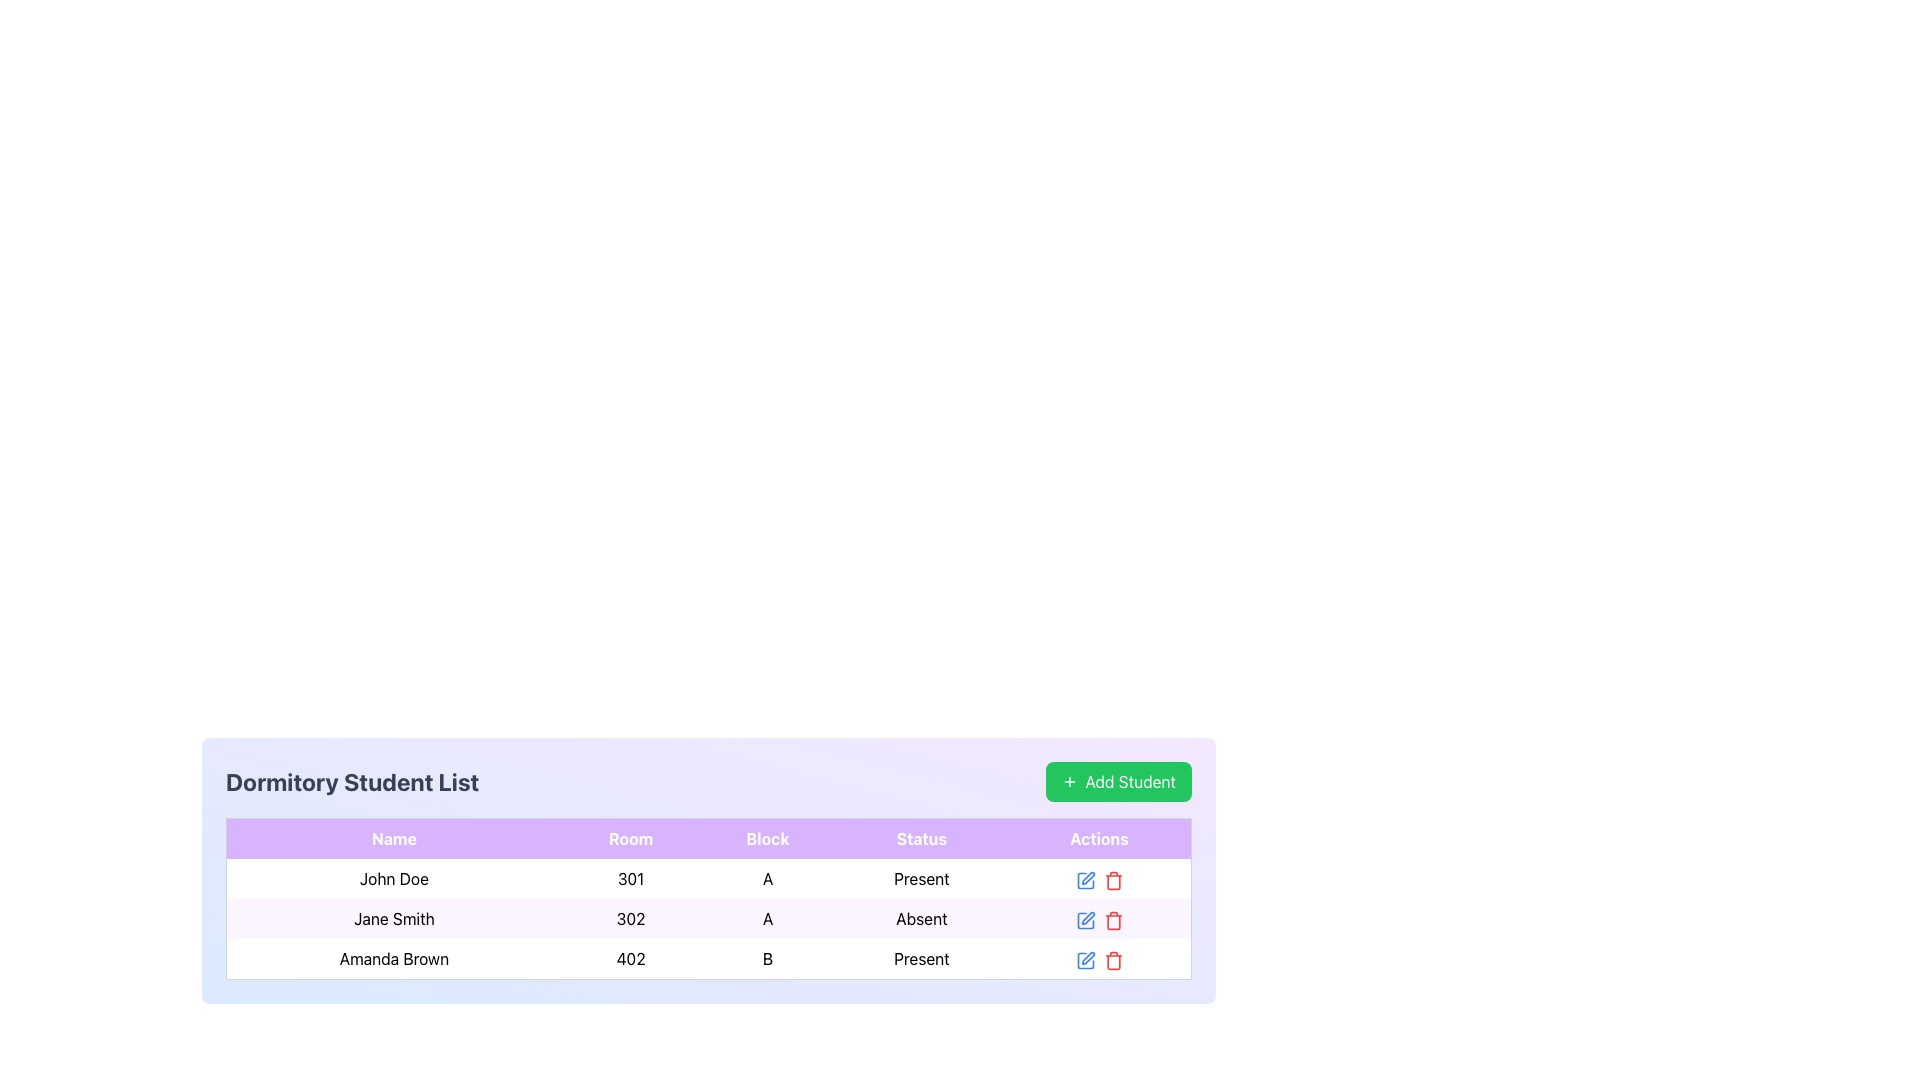  Describe the element at coordinates (1112, 959) in the screenshot. I see `the red-colored trash icon button located in the bottom row of the table under the 'Actions' column` at that location.